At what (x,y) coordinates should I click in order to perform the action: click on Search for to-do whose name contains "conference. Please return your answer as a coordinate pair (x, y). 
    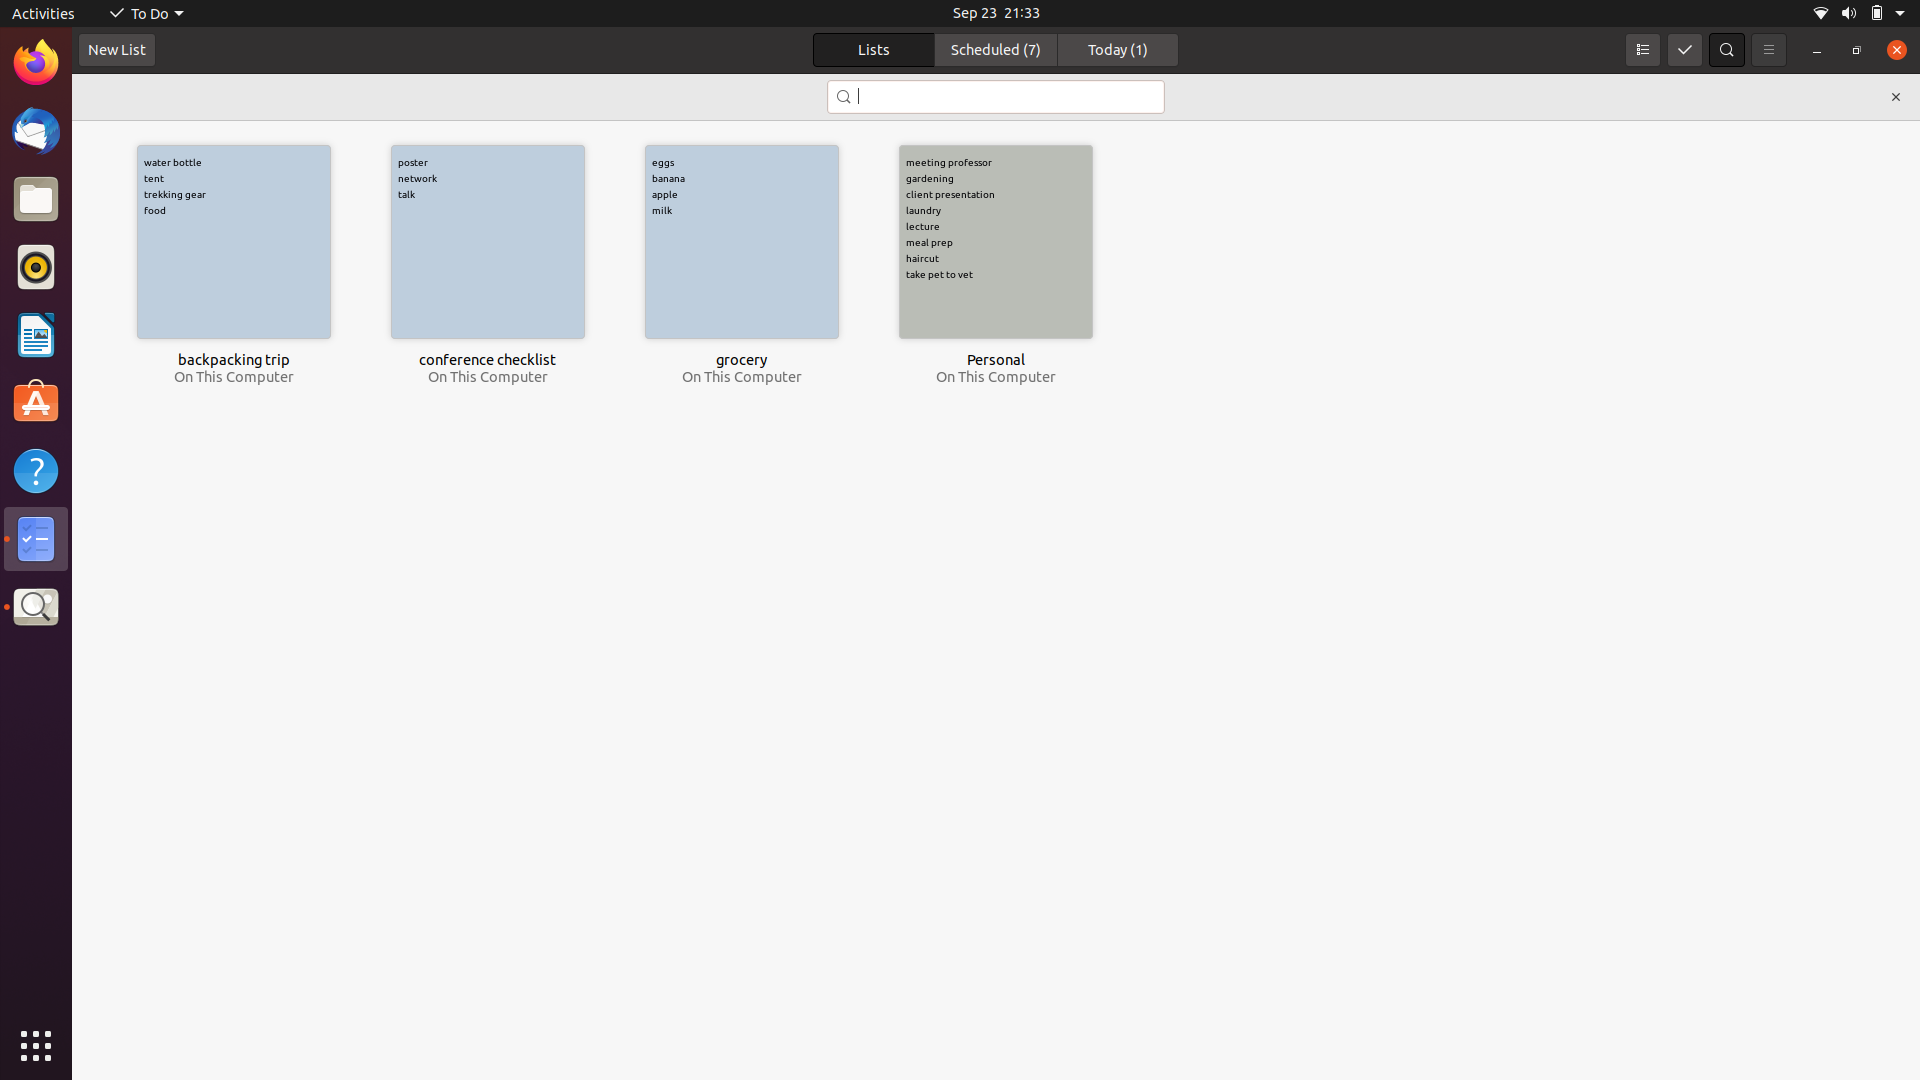
    Looking at the image, I should click on (994, 97).